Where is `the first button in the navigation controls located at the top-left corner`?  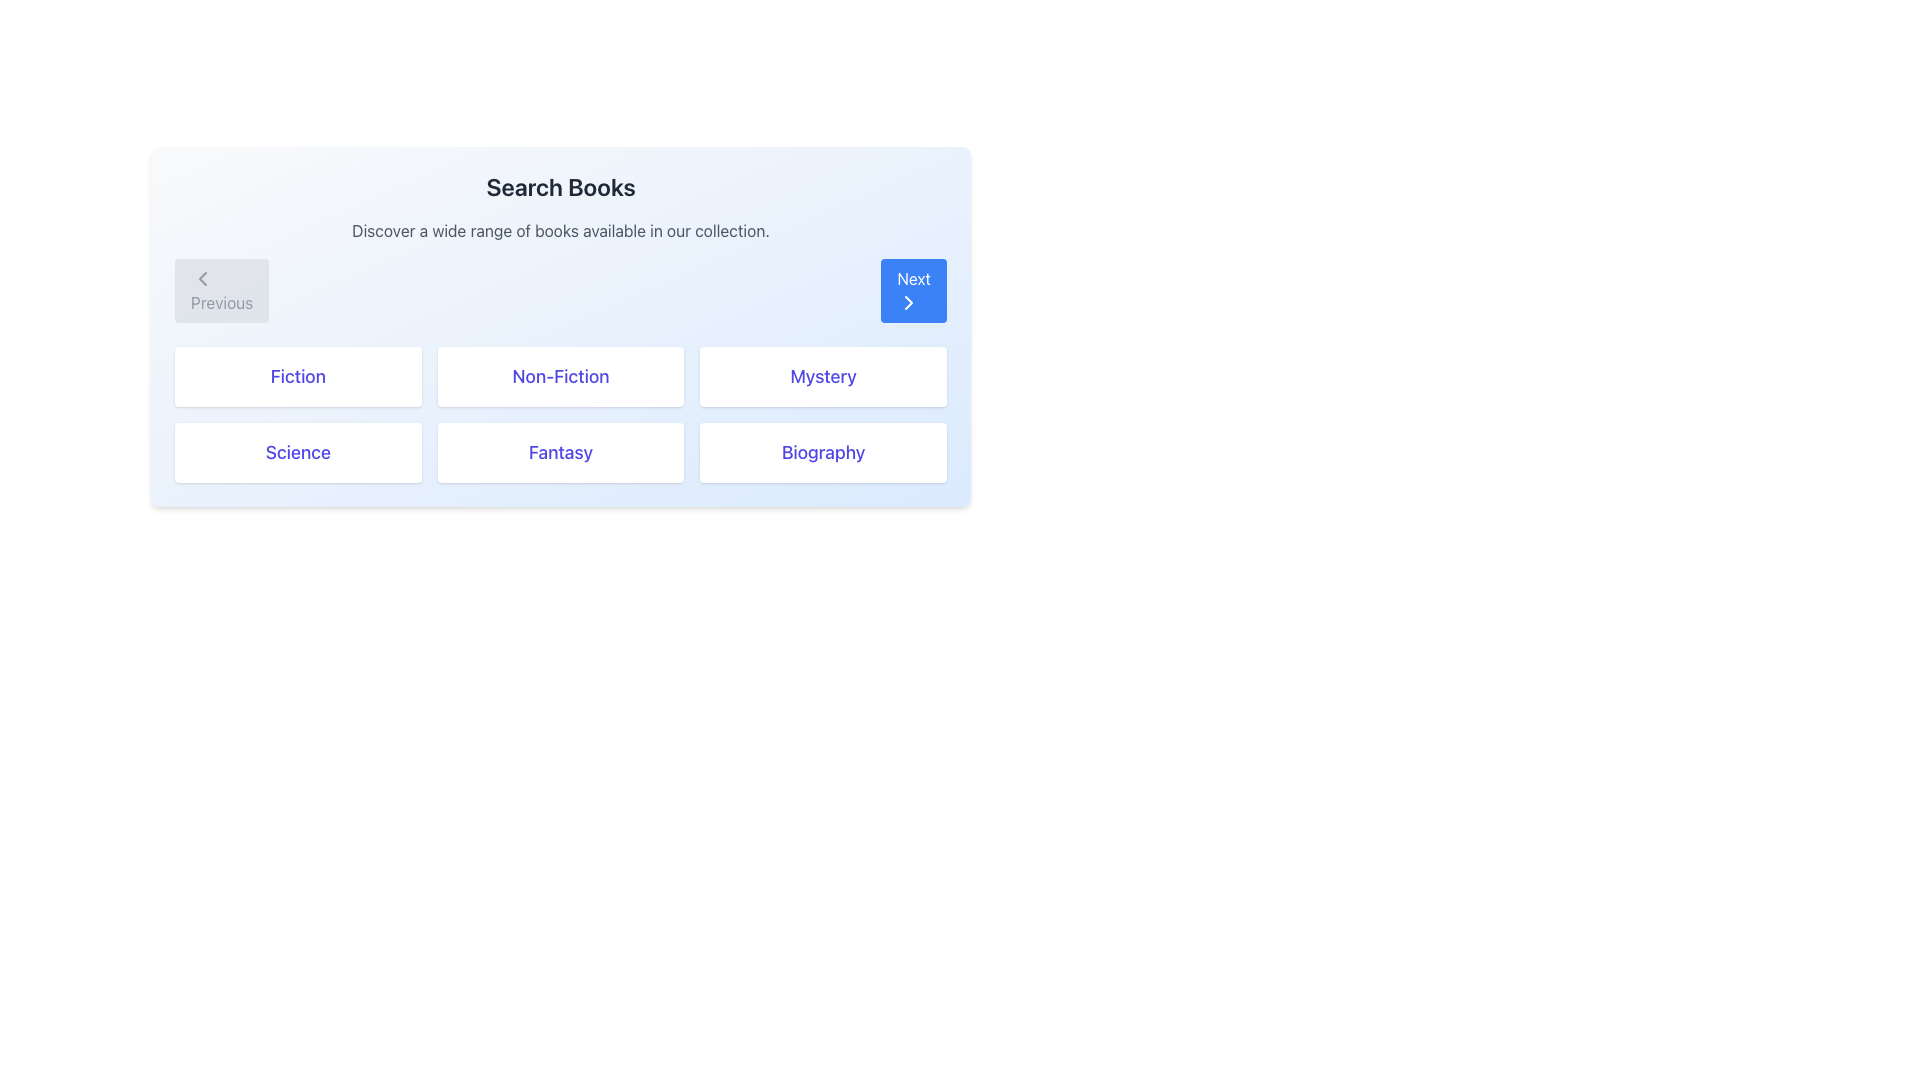 the first button in the navigation controls located at the top-left corner is located at coordinates (222, 290).